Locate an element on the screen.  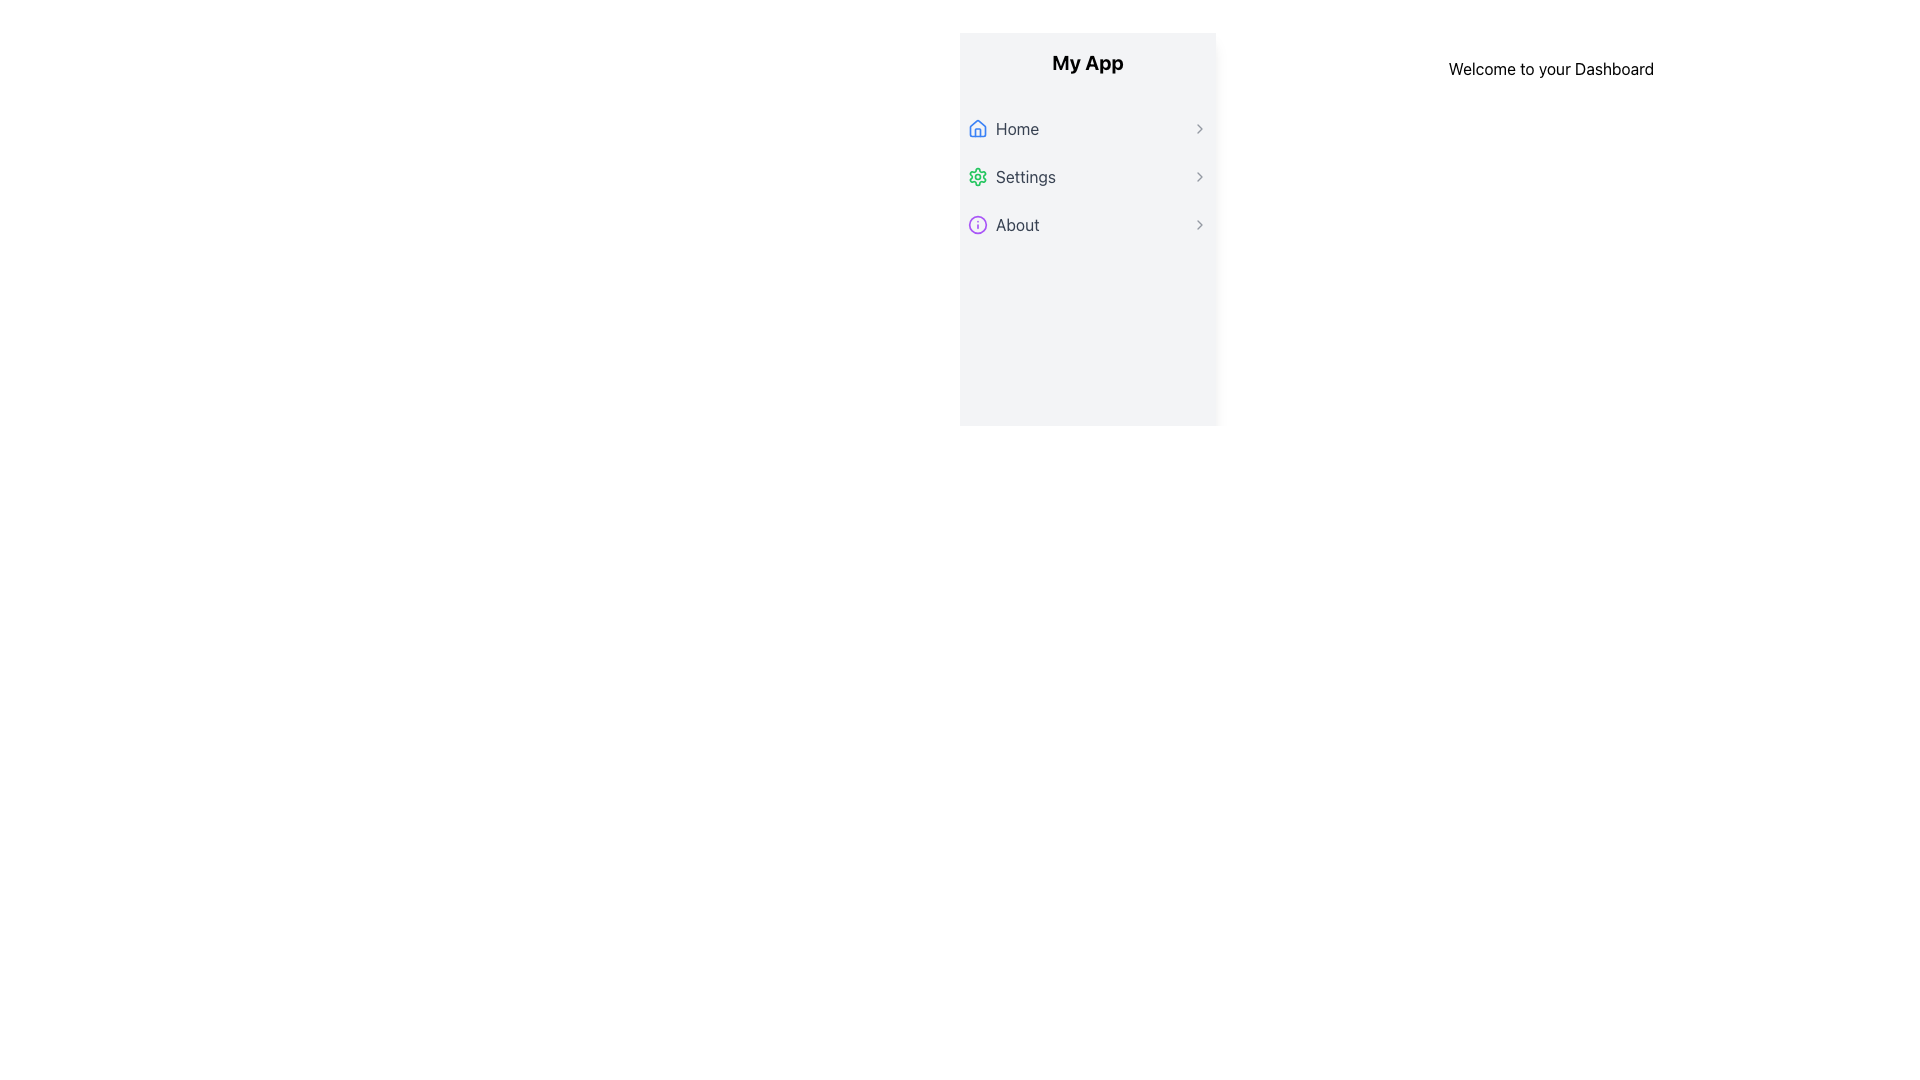
the 'Settings' text label in the menu is located at coordinates (1025, 176).